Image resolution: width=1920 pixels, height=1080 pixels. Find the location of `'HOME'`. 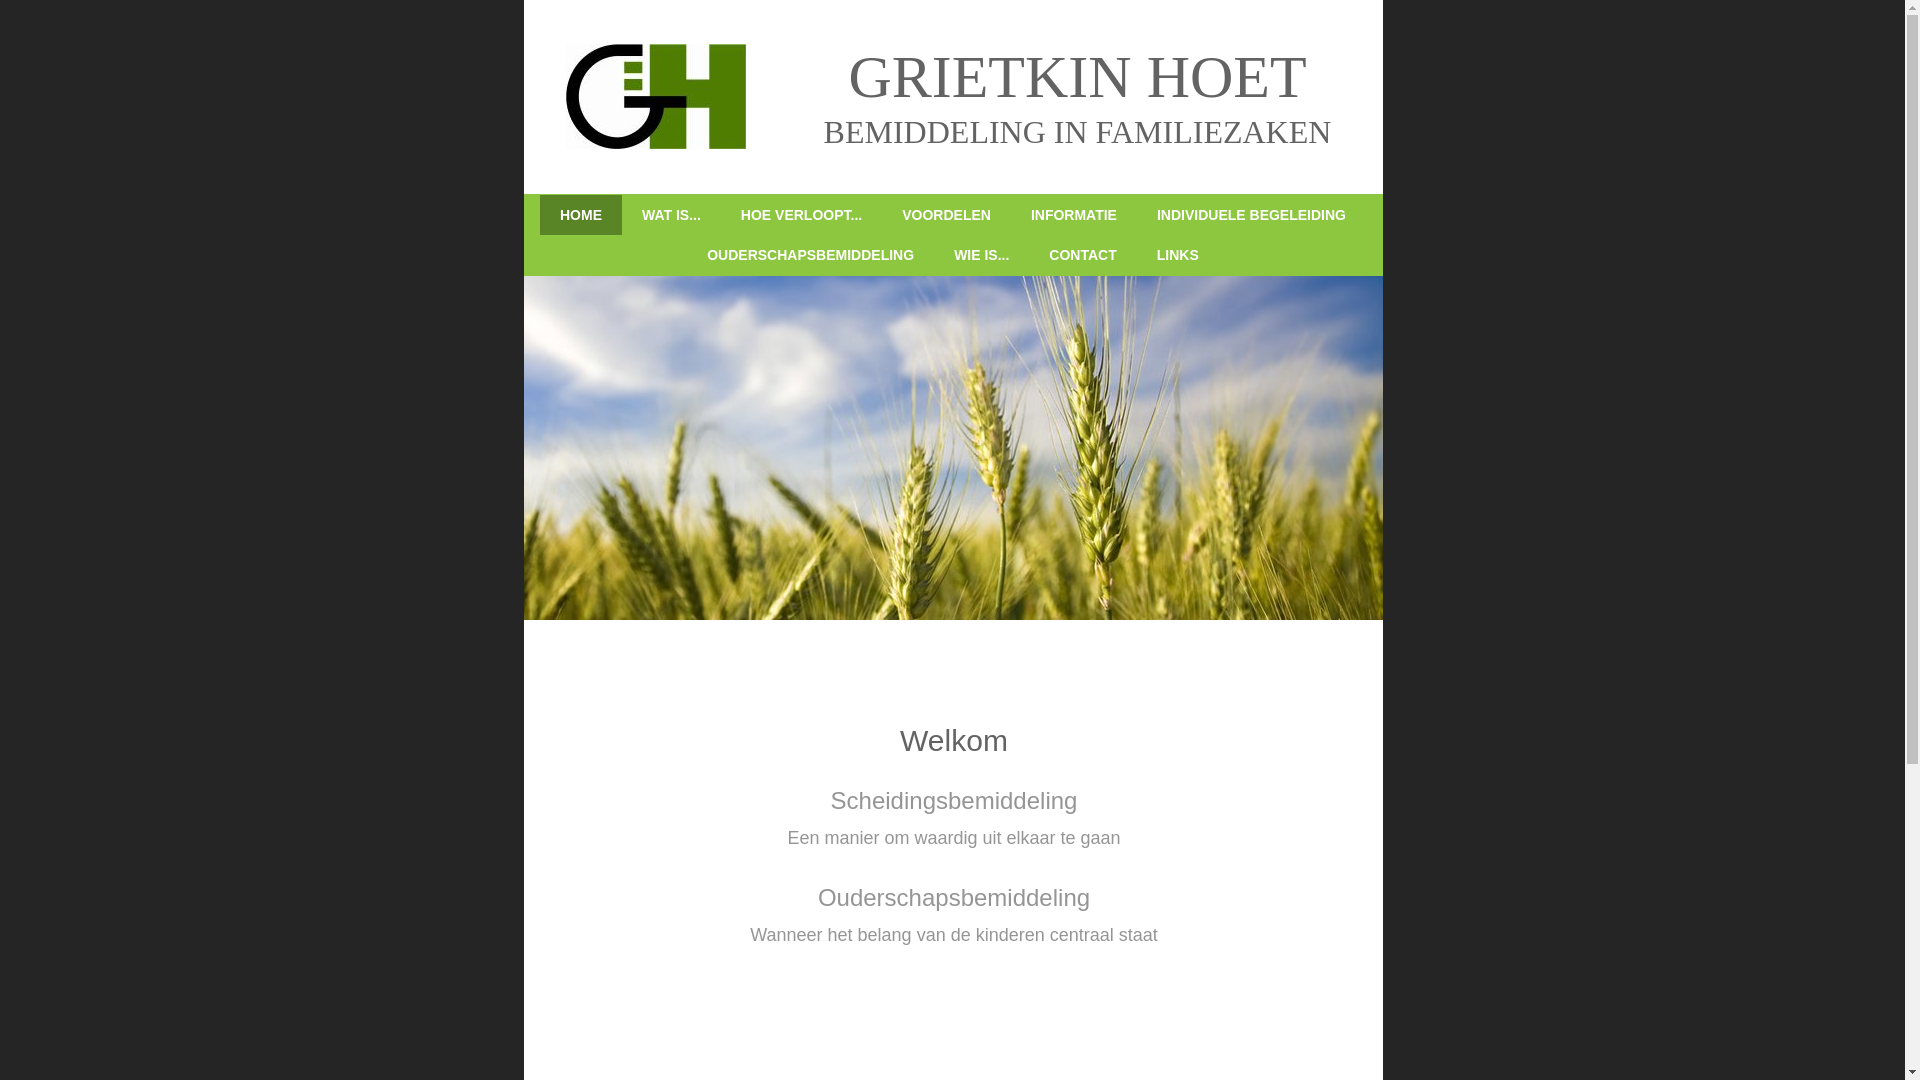

'HOME' is located at coordinates (579, 215).